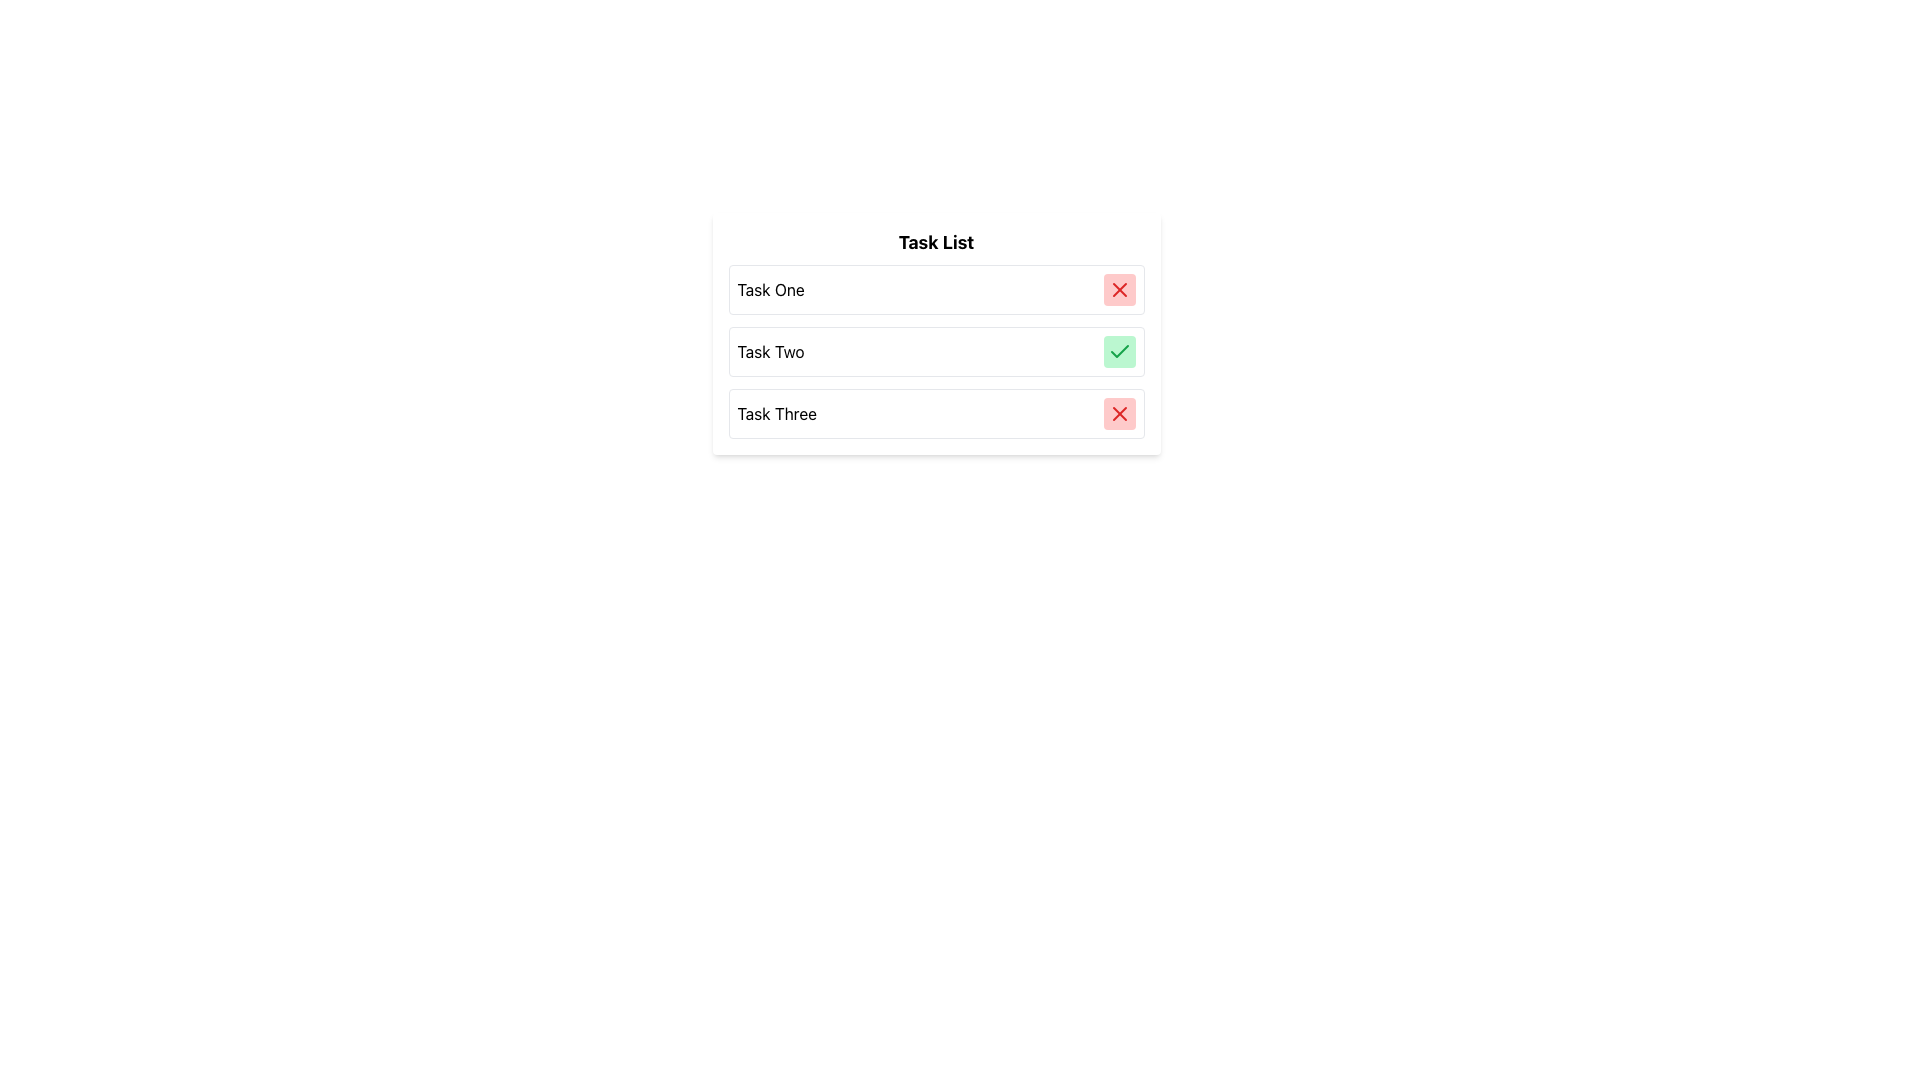 This screenshot has height=1080, width=1920. What do you see at coordinates (770, 289) in the screenshot?
I see `the 'Task One' text label, which is styled in black and located at the top of a vertically stacked list, for selection` at bounding box center [770, 289].